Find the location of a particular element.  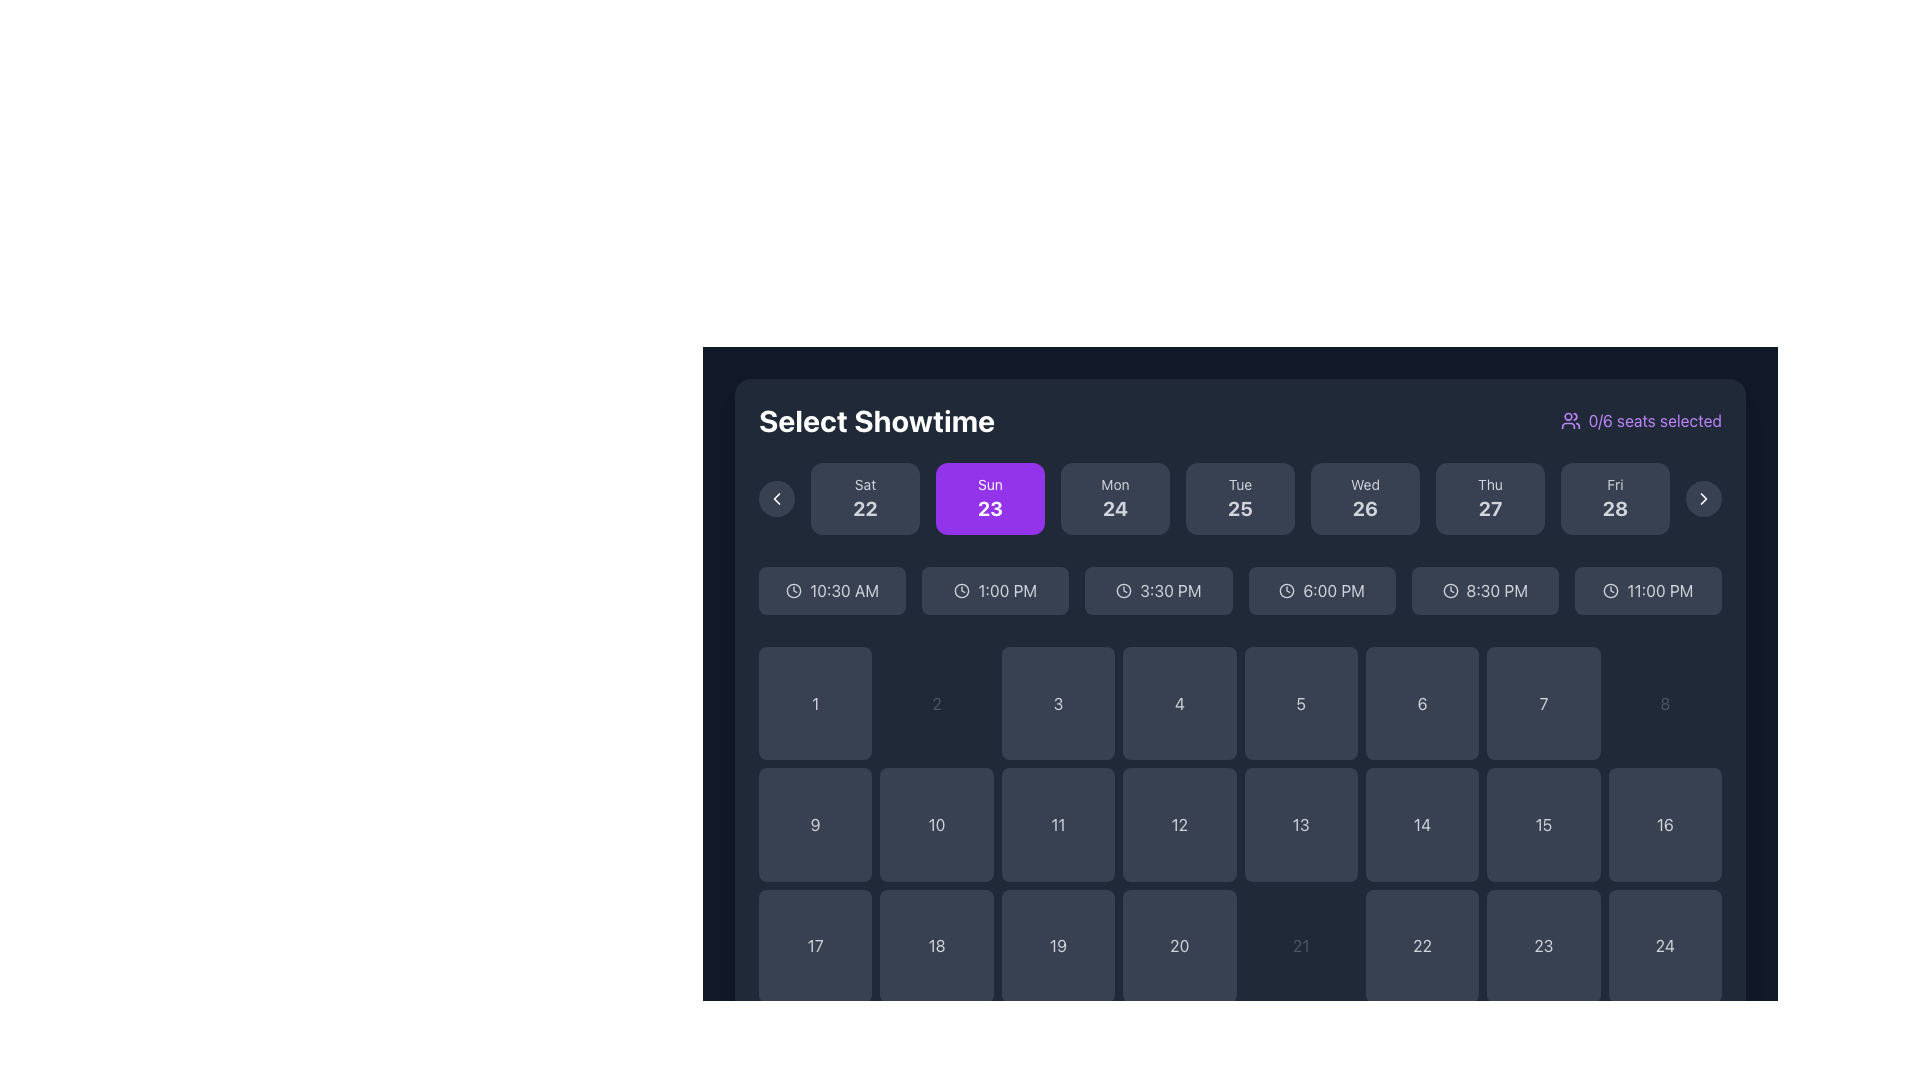

the clock icon with a circular outline and two hands indicating a time is located at coordinates (1287, 589).